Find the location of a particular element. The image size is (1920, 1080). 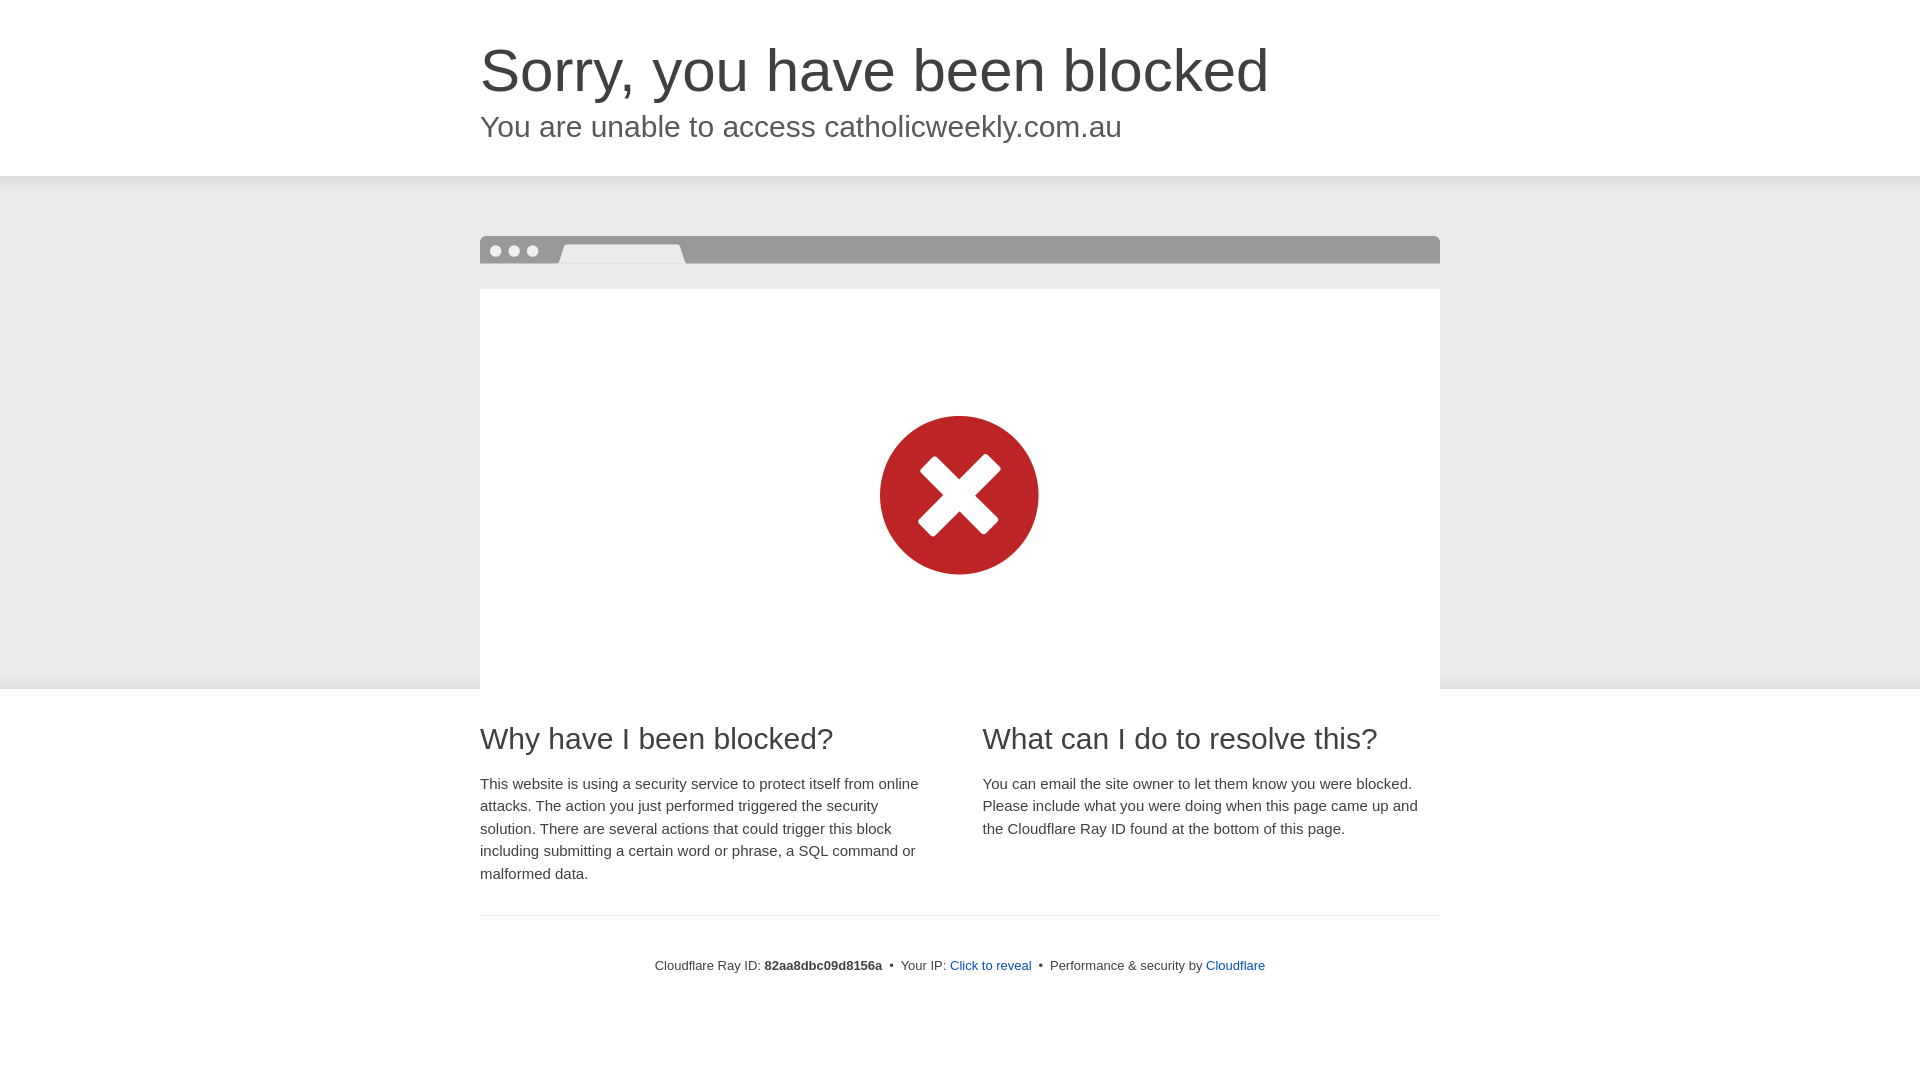

'Click to reveal' is located at coordinates (990, 964).